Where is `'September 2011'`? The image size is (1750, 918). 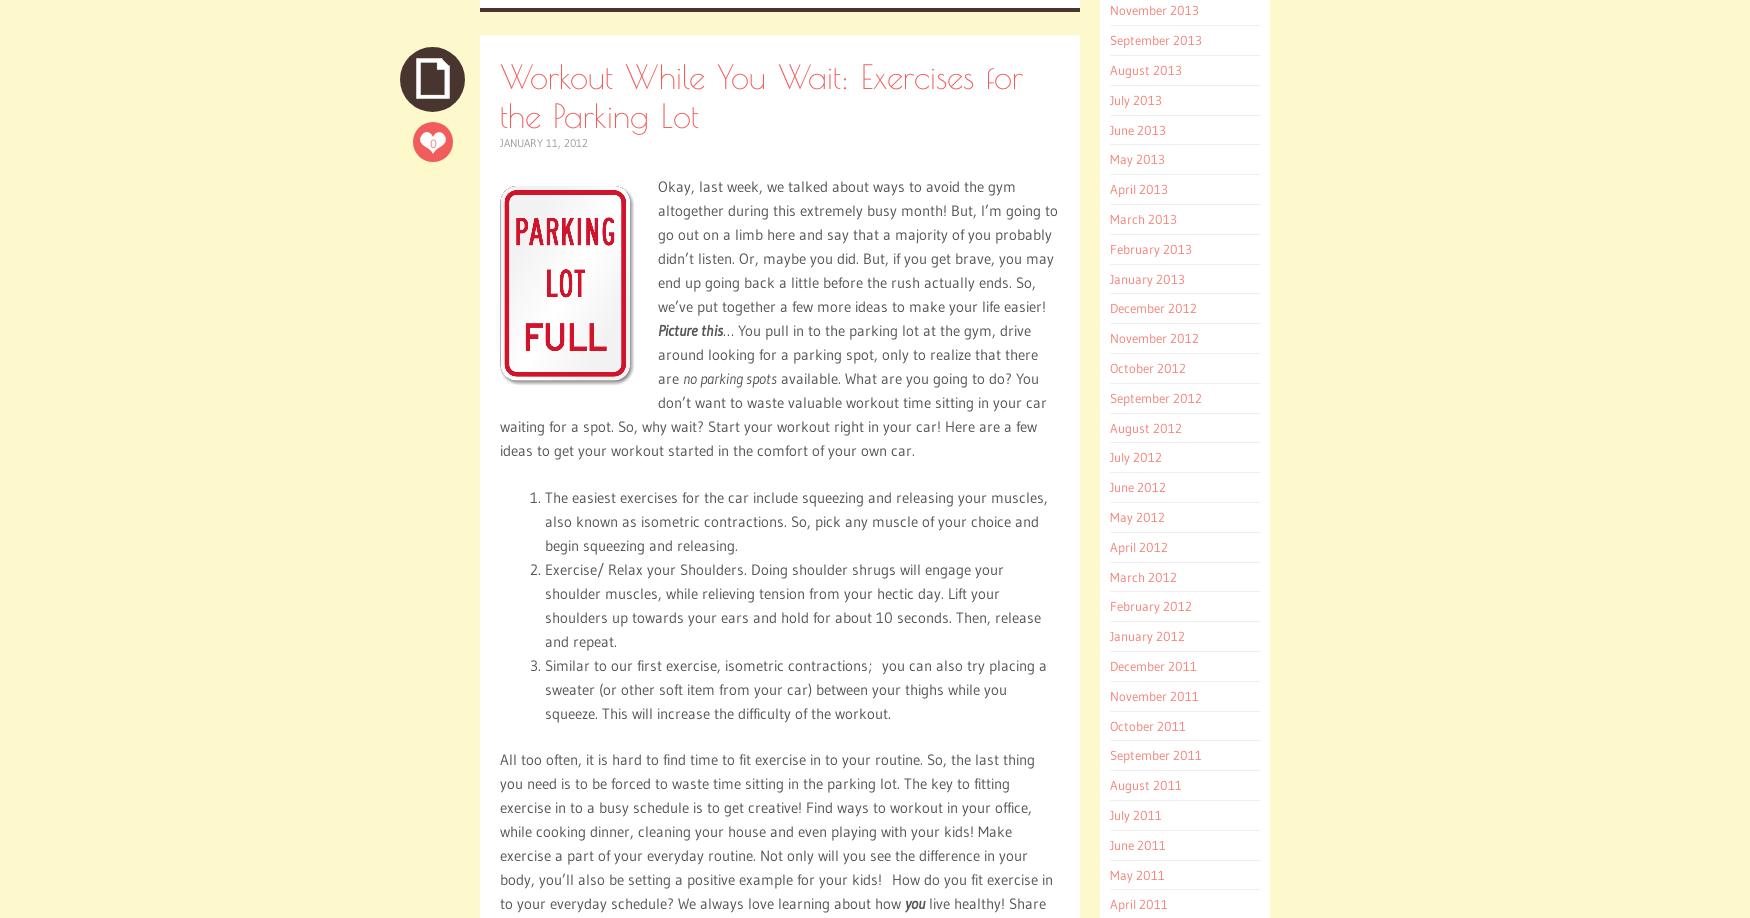 'September 2011' is located at coordinates (1155, 753).